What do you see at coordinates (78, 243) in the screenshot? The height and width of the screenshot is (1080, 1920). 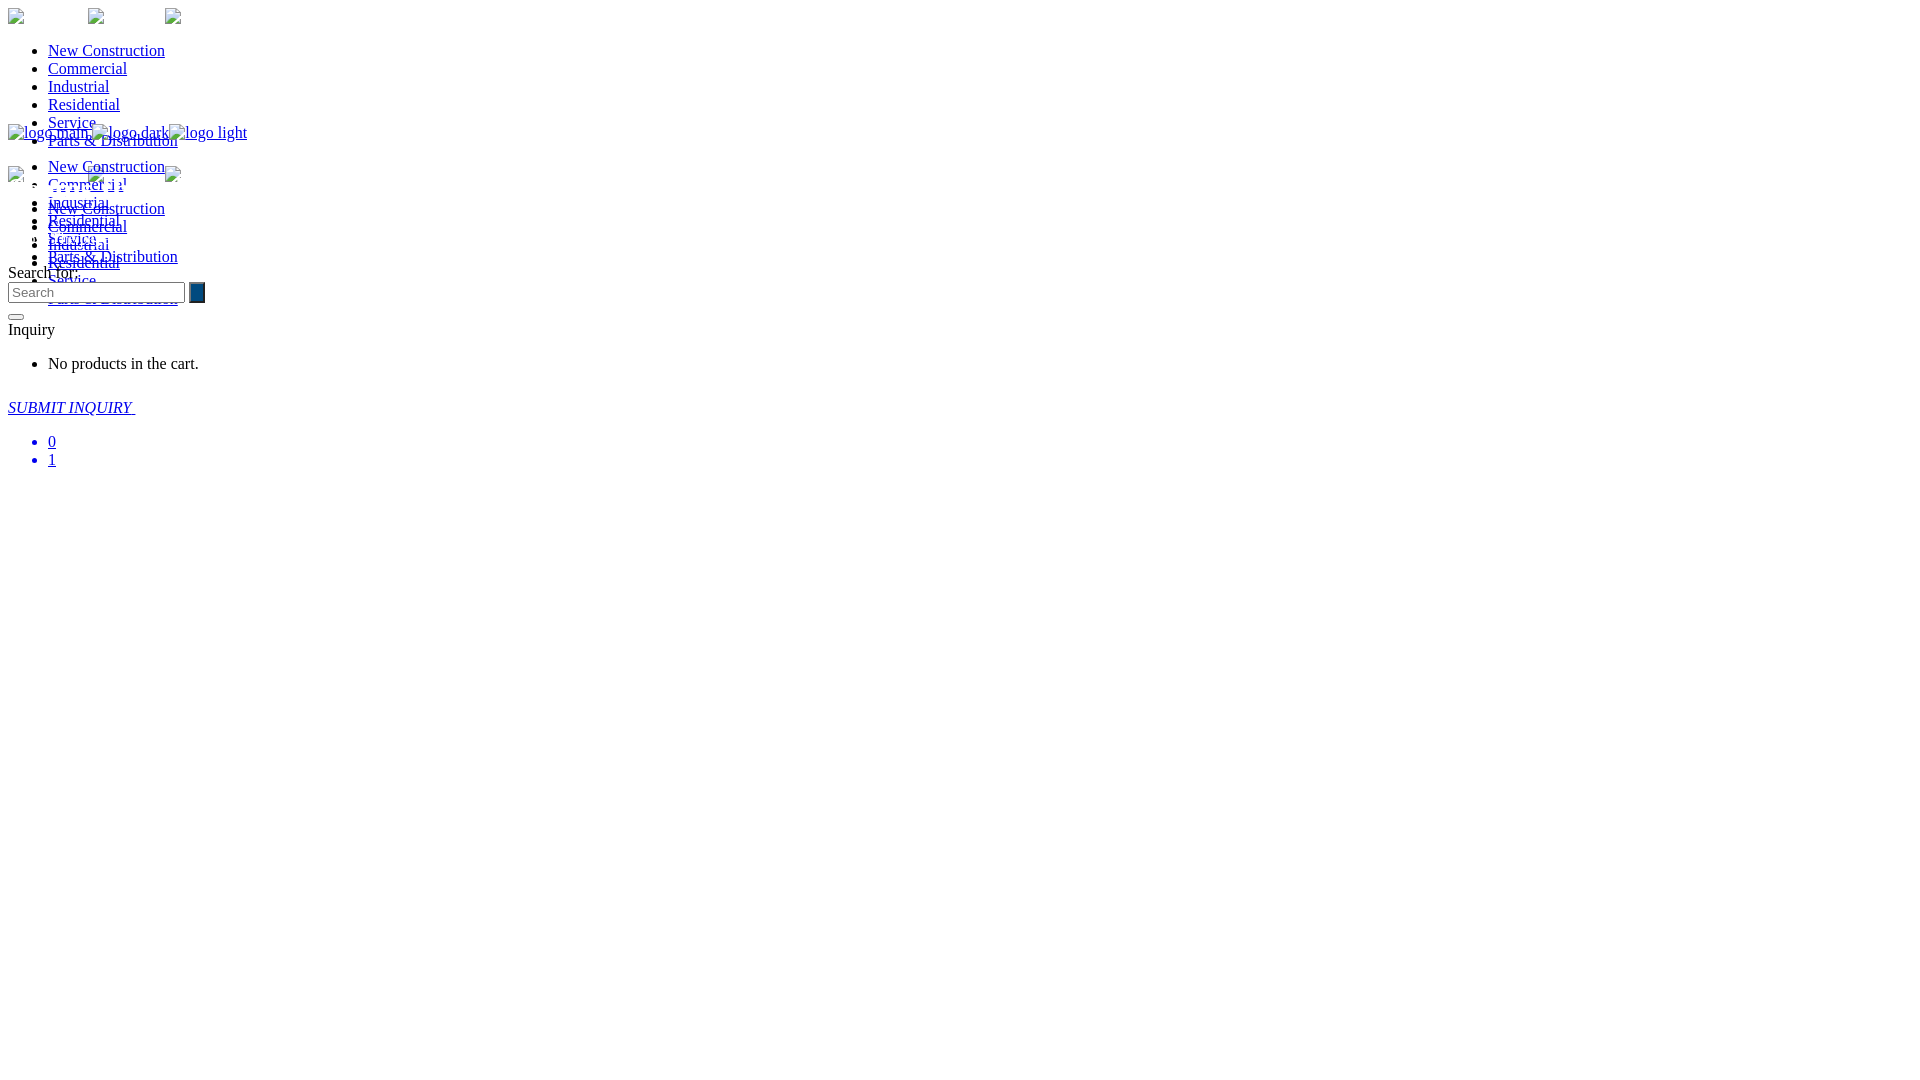 I see `'Industrial'` at bounding box center [78, 243].